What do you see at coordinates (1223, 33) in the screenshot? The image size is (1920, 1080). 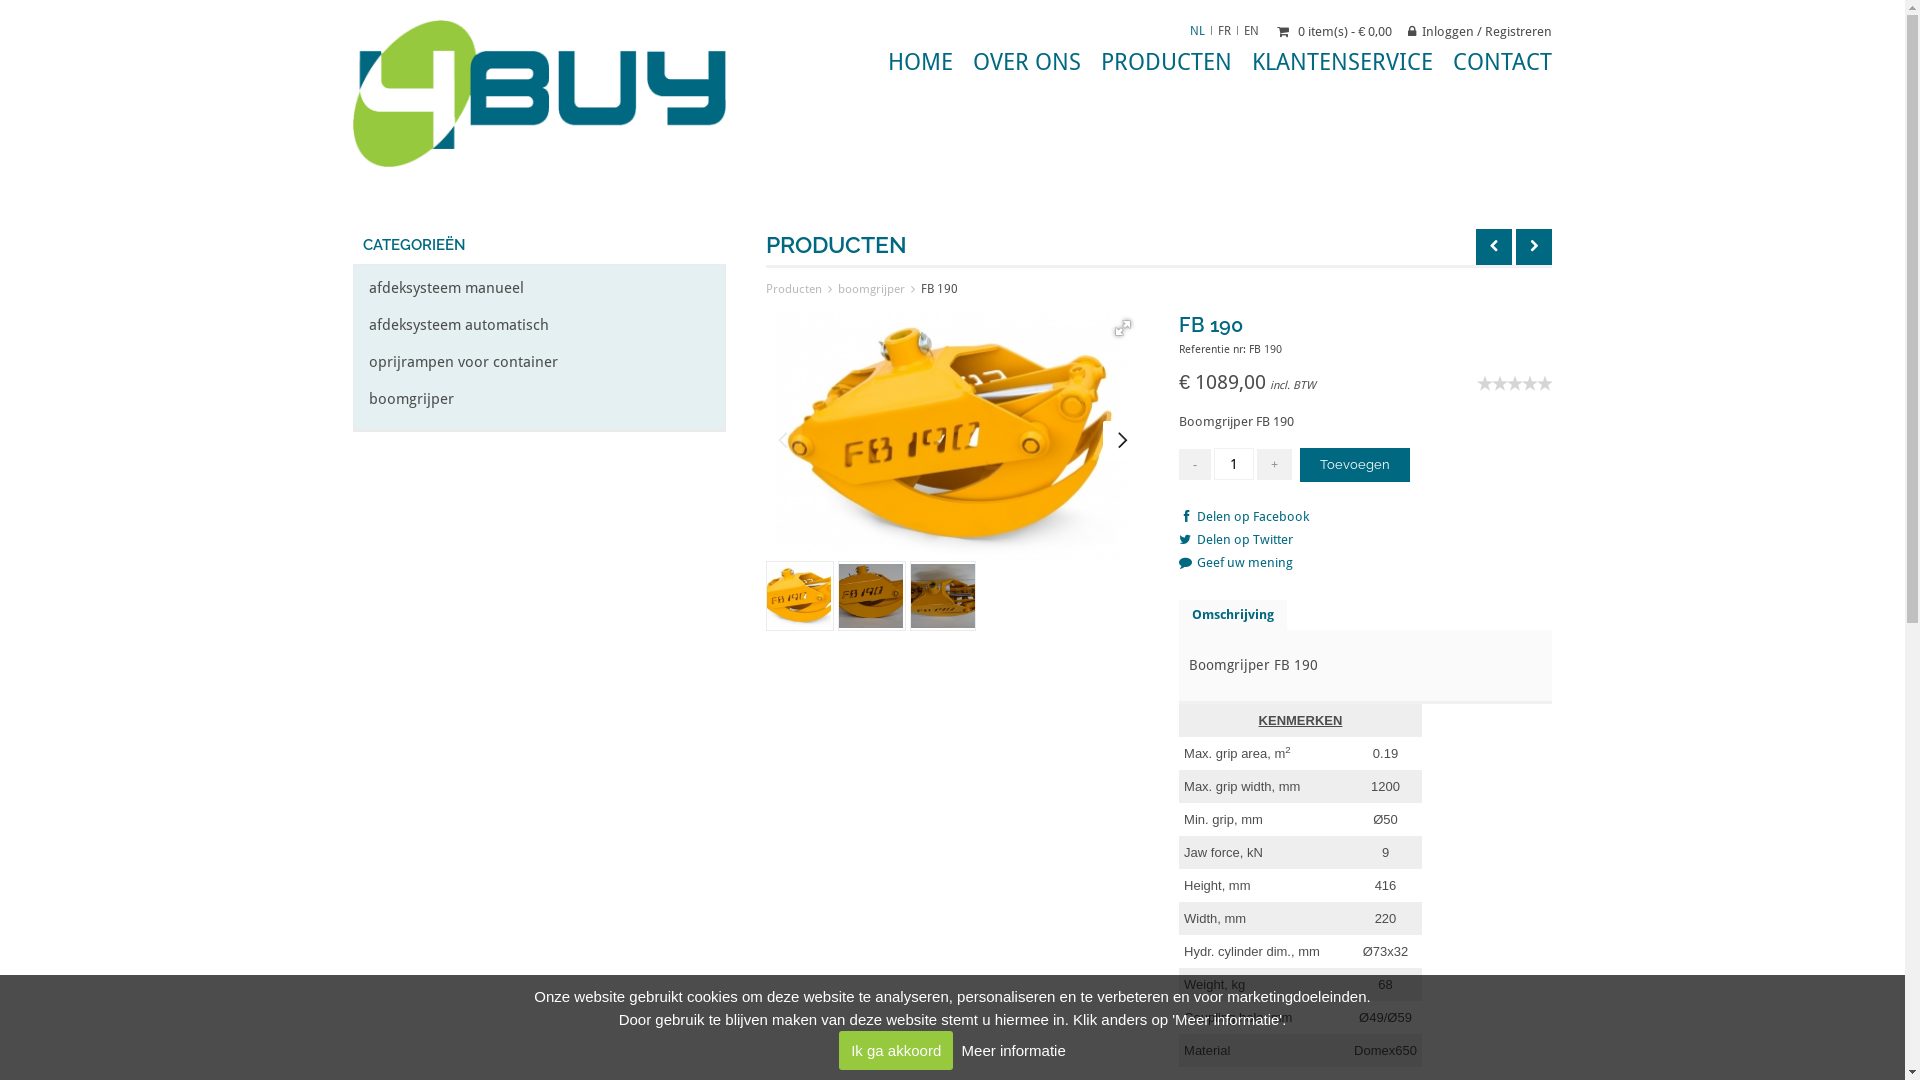 I see `'FR'` at bounding box center [1223, 33].